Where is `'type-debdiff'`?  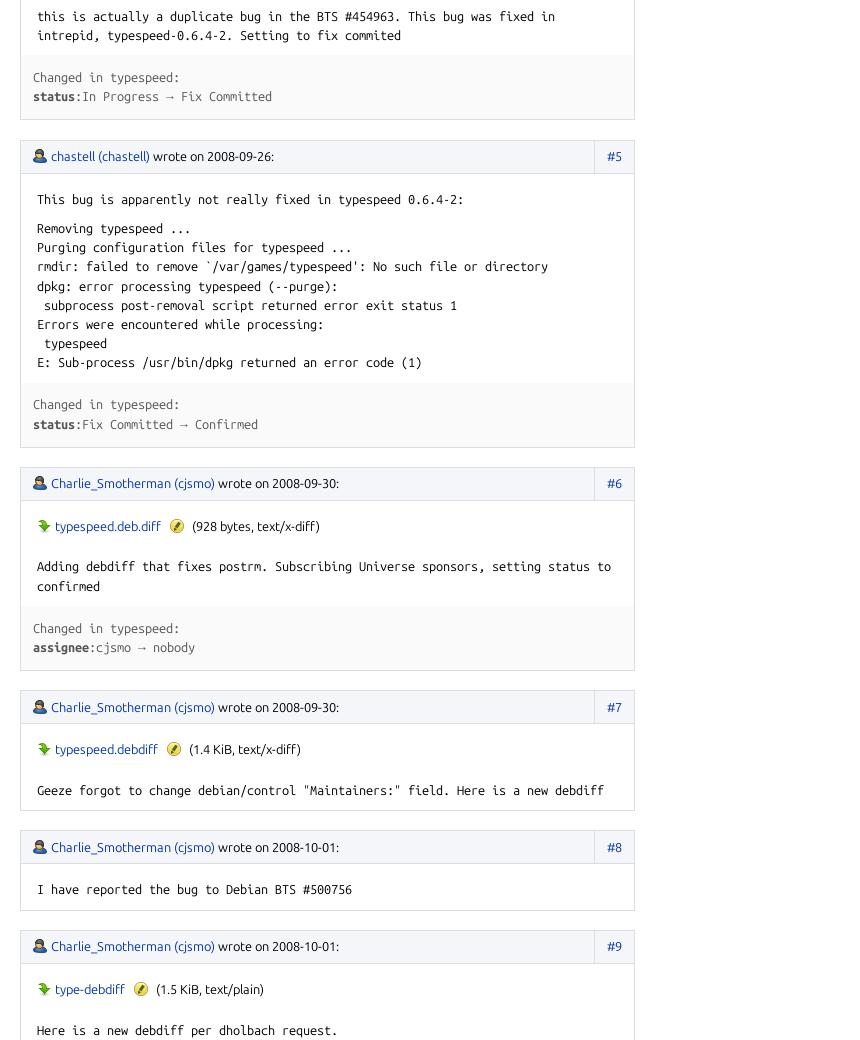 'type-debdiff' is located at coordinates (89, 988).